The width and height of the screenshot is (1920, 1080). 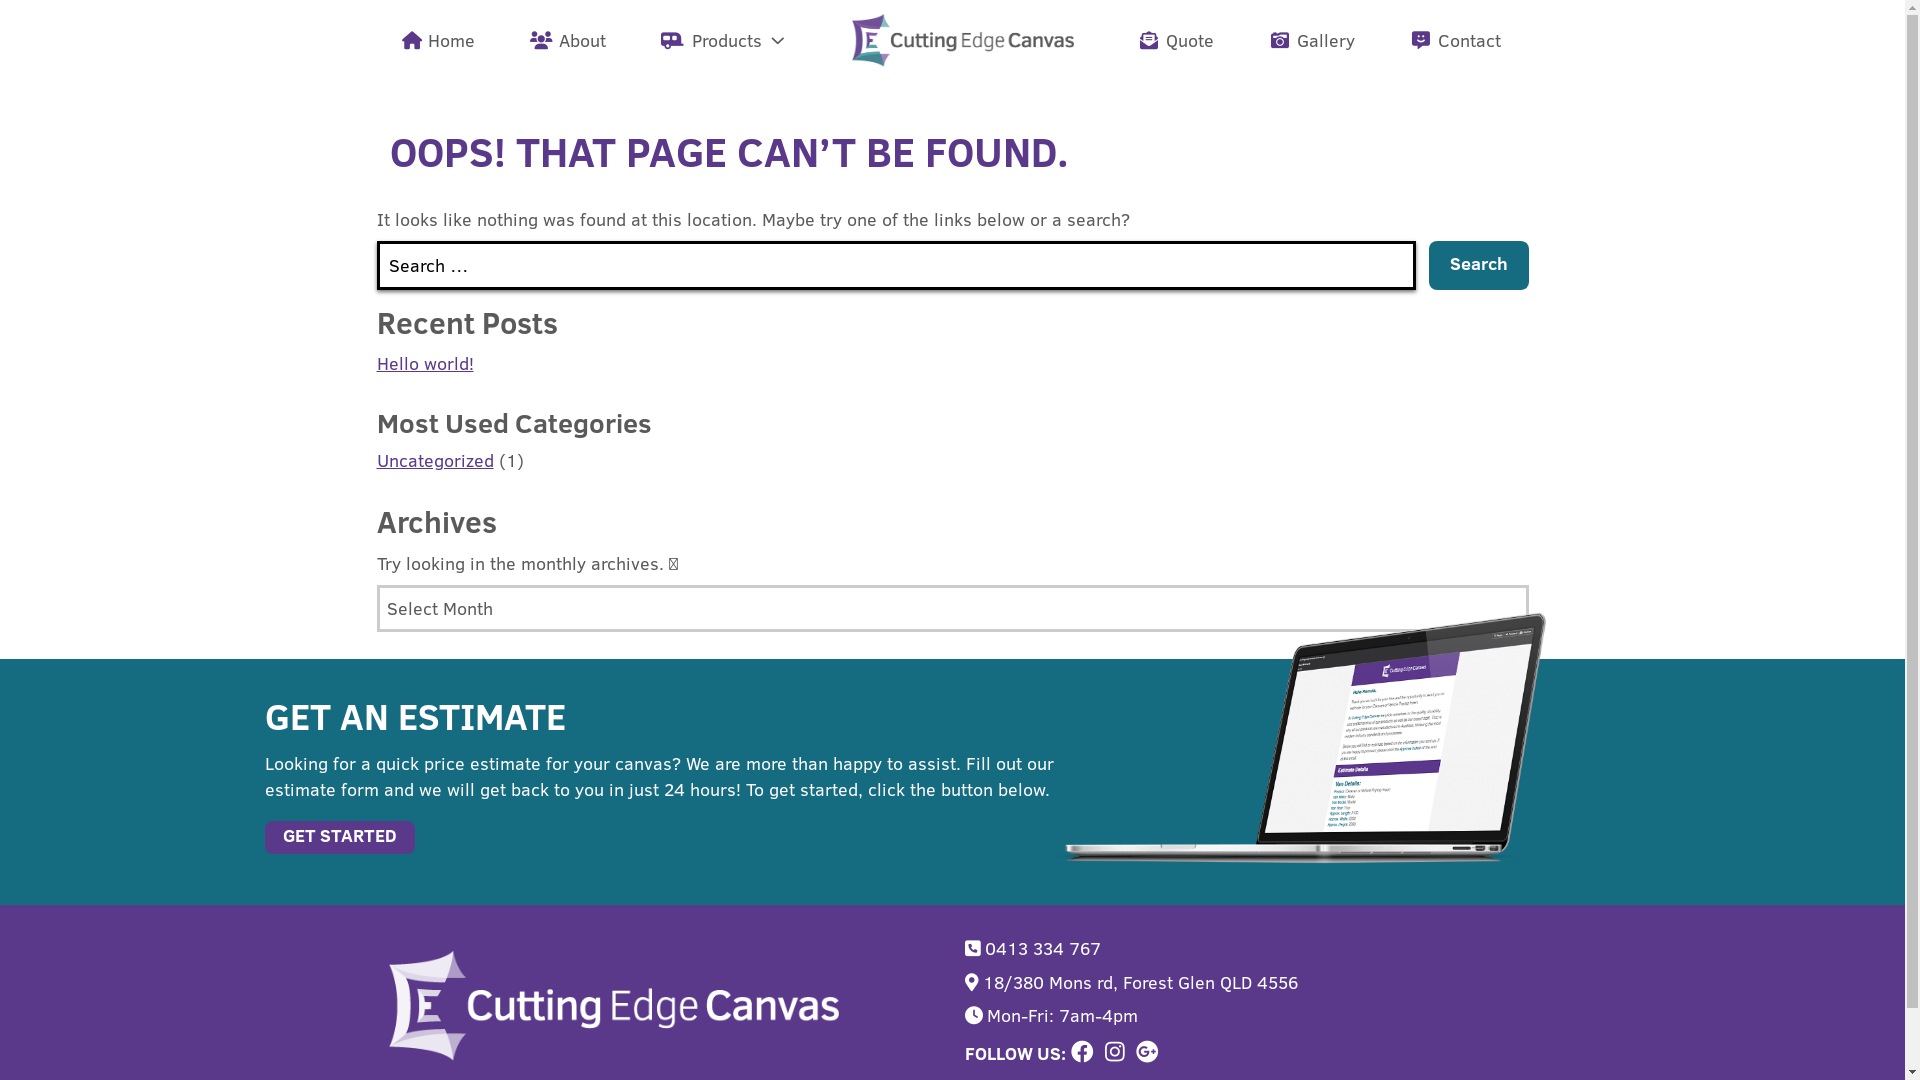 What do you see at coordinates (569, 39) in the screenshot?
I see `'About'` at bounding box center [569, 39].